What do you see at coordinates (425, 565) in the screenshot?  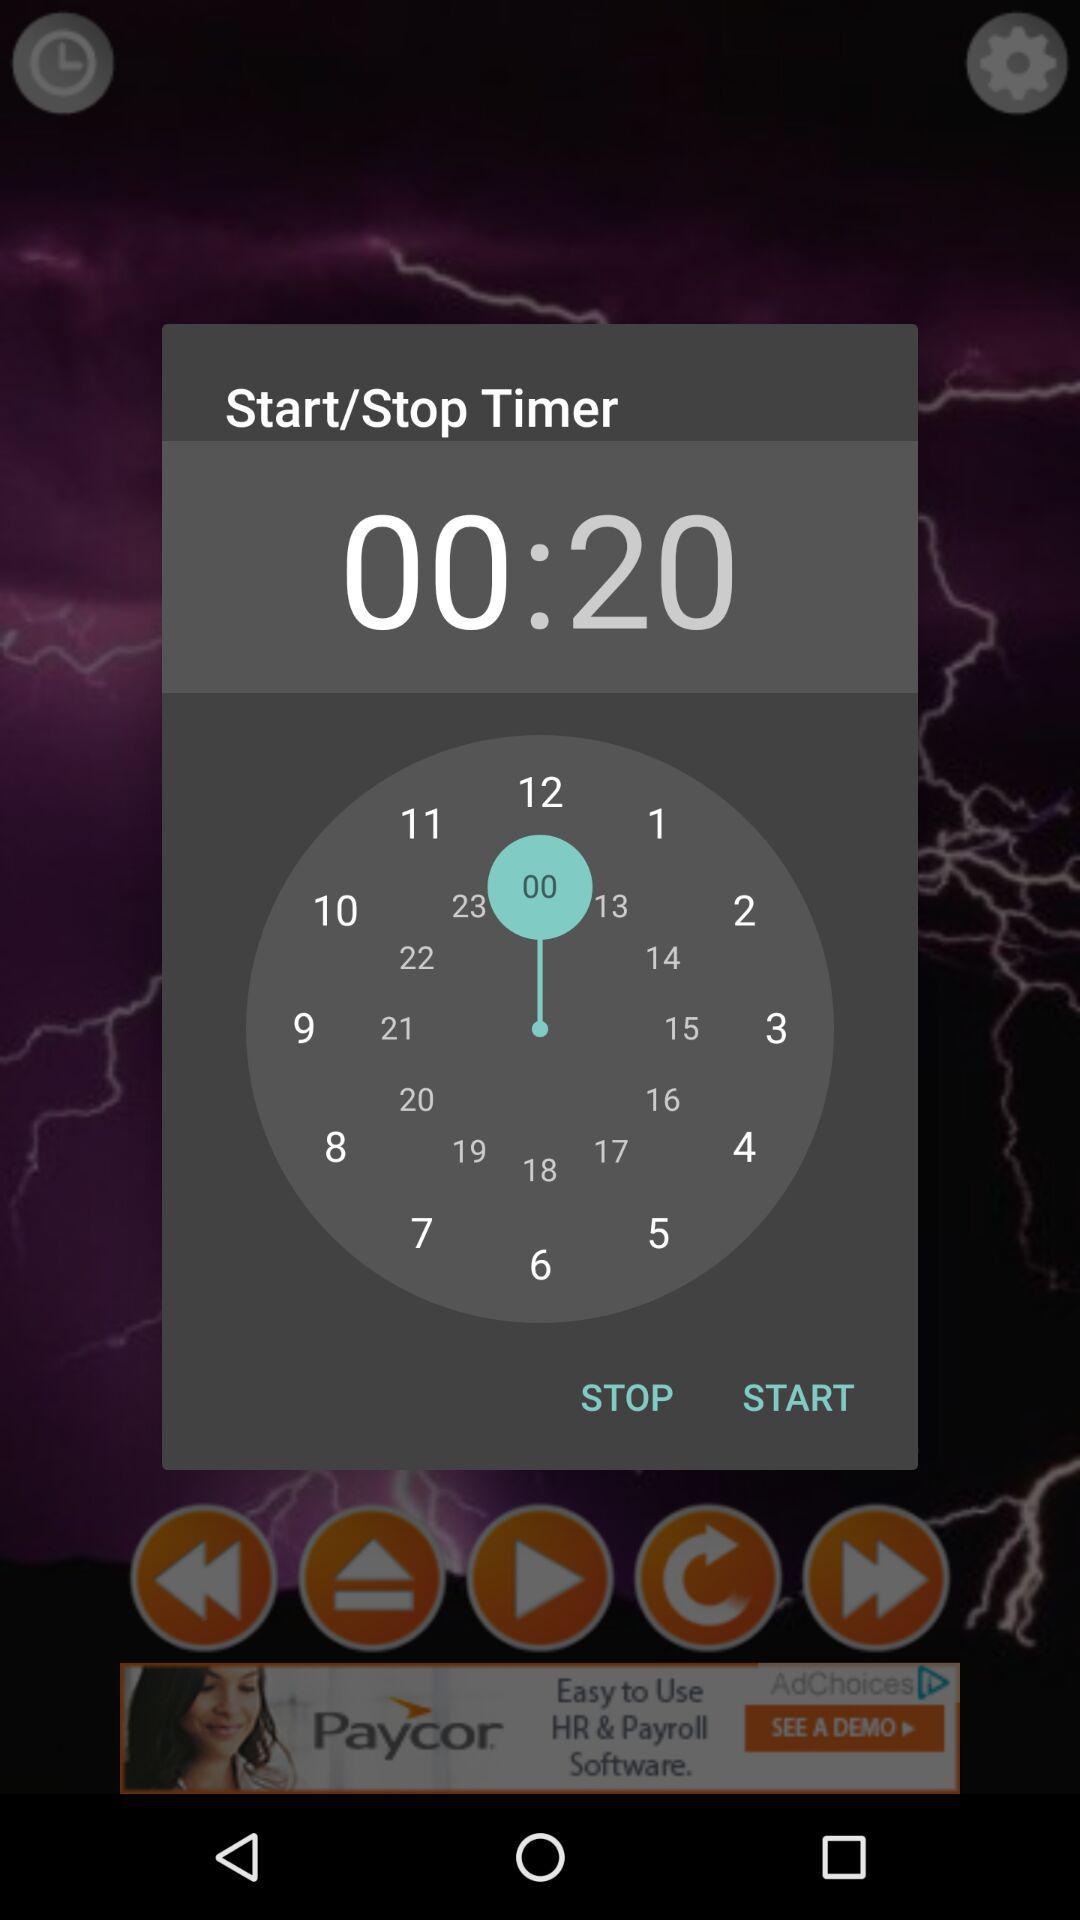 I see `the icon below start/stop timer item` at bounding box center [425, 565].